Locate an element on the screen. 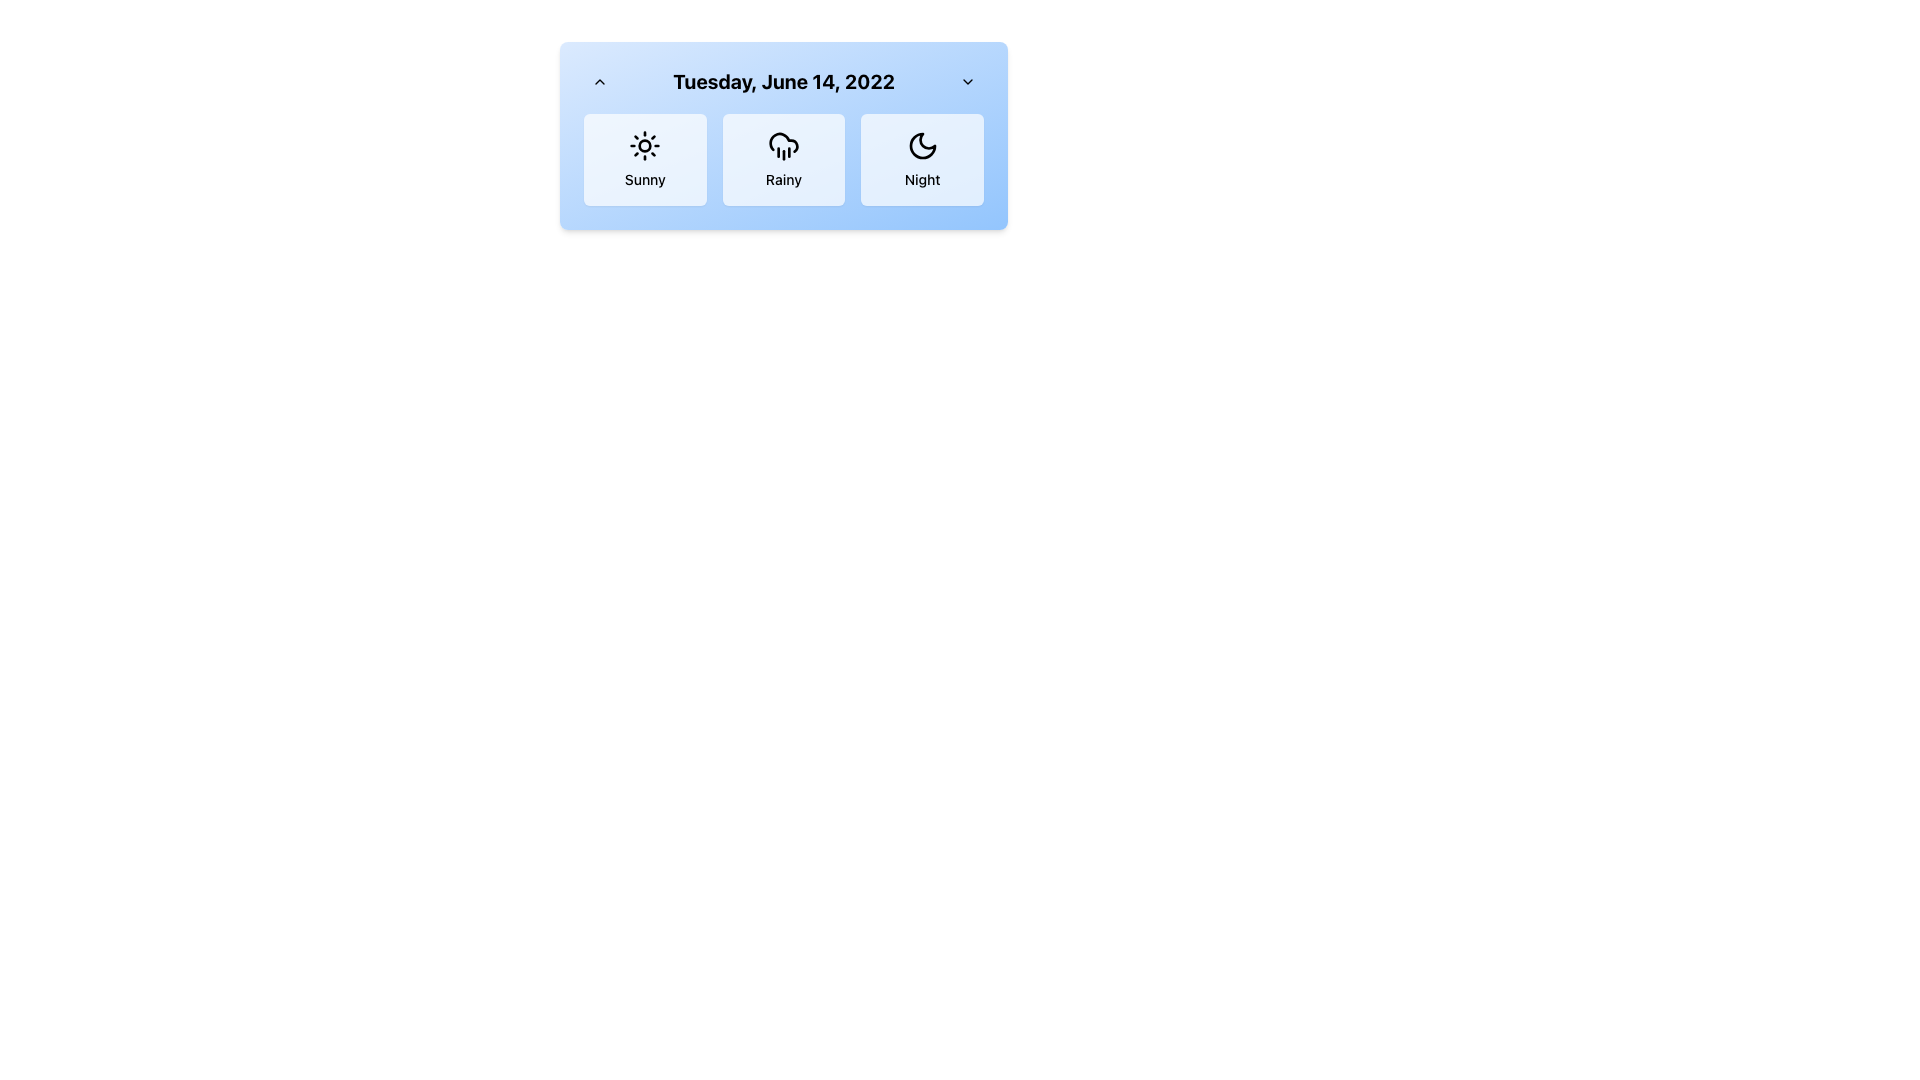  the Grid layout containing icon-based weather representations that shows 'Sunny', 'Rainy', and 'Night' conditions, positioned below the date title 'Tuesday, June 14, 2022' is located at coordinates (782, 158).